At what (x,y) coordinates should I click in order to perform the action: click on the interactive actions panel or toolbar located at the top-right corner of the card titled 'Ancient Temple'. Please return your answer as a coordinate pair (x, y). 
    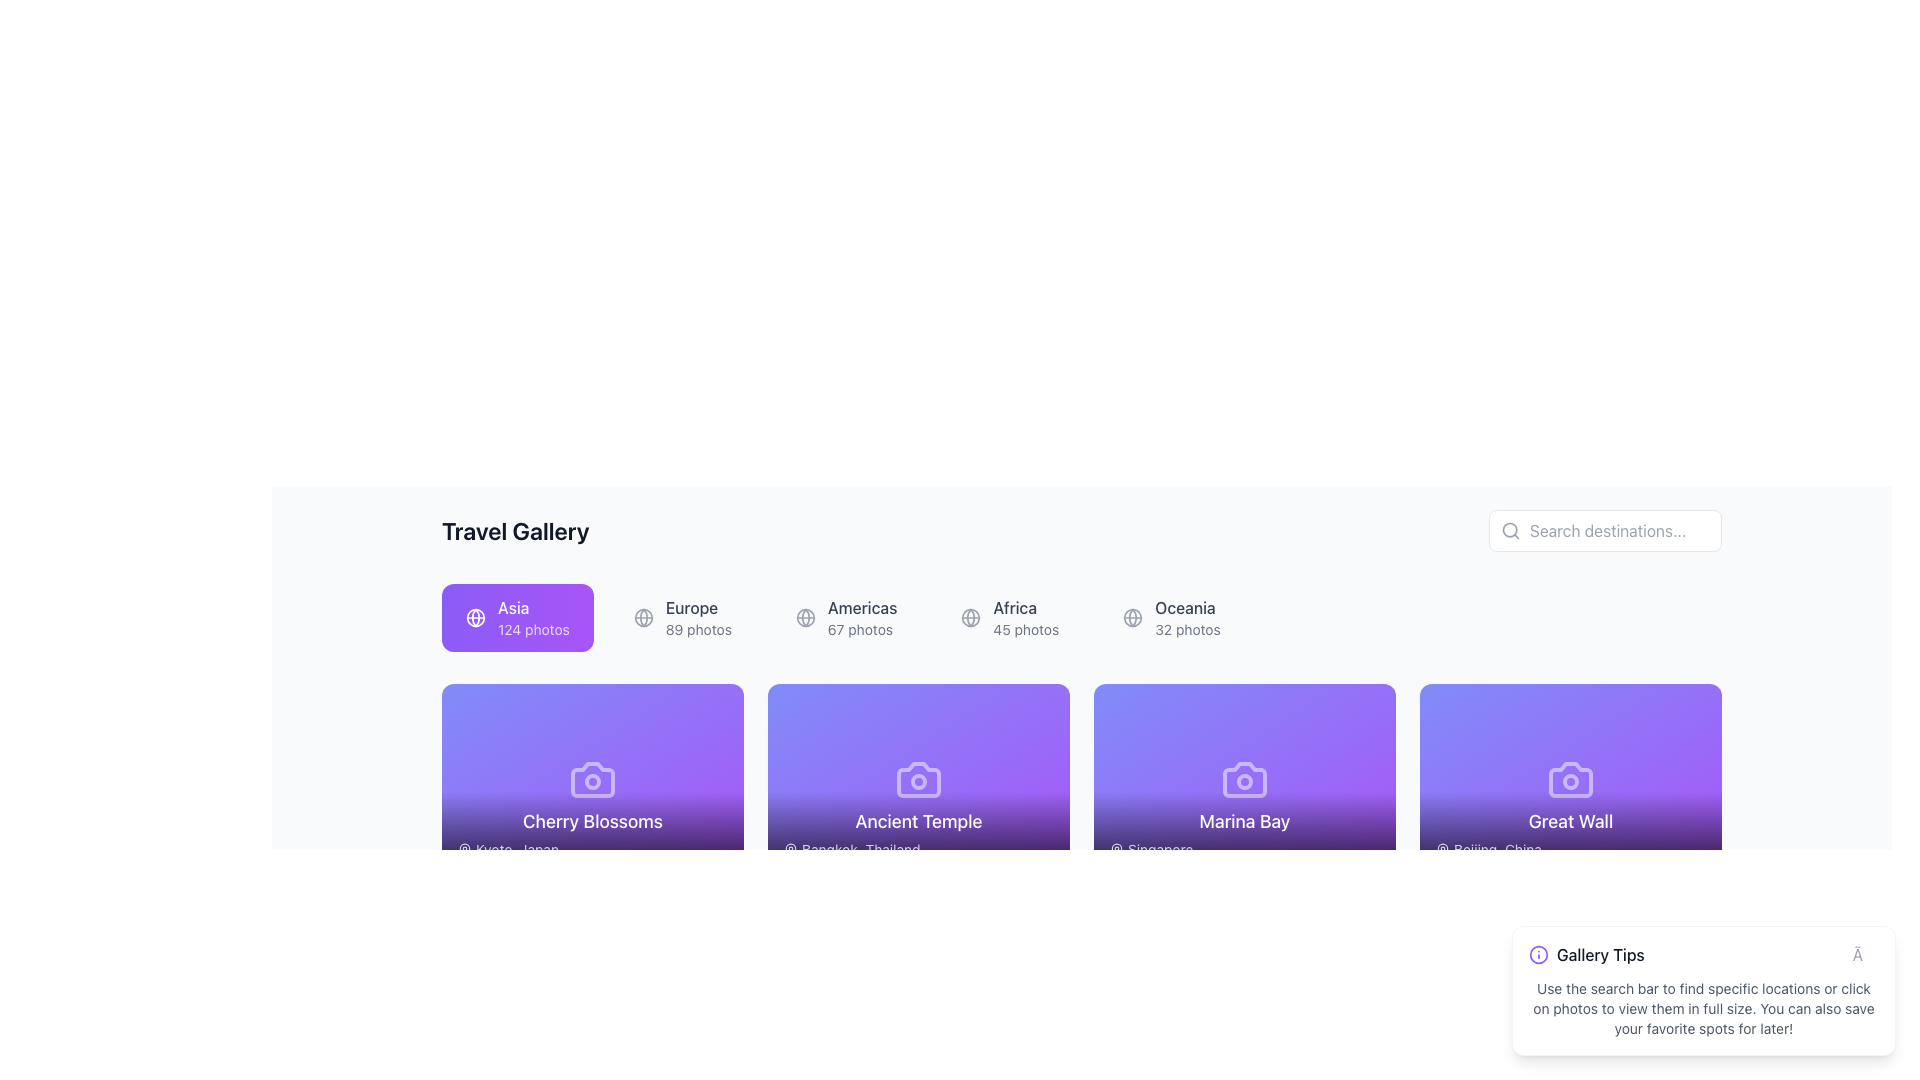
    Looking at the image, I should click on (994, 716).